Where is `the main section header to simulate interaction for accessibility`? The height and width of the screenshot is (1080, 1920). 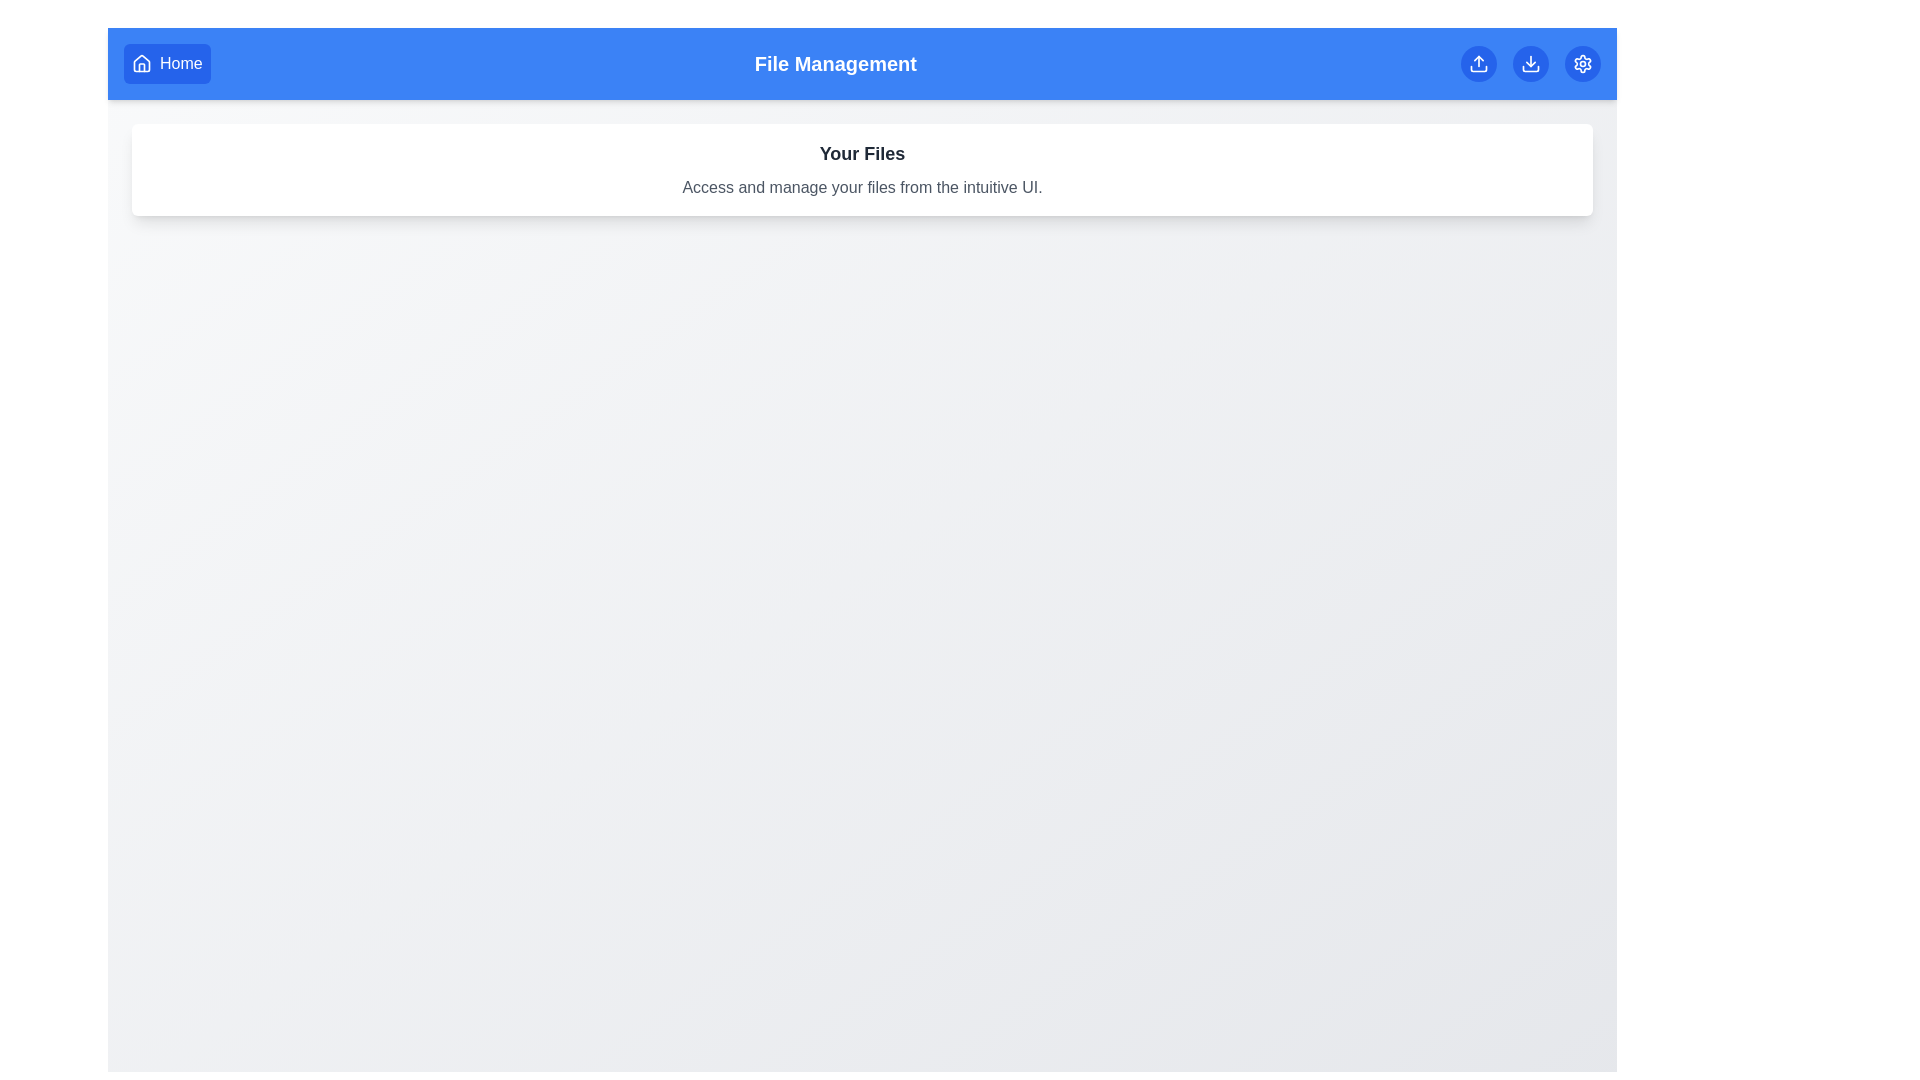 the main section header to simulate interaction for accessibility is located at coordinates (862, 153).